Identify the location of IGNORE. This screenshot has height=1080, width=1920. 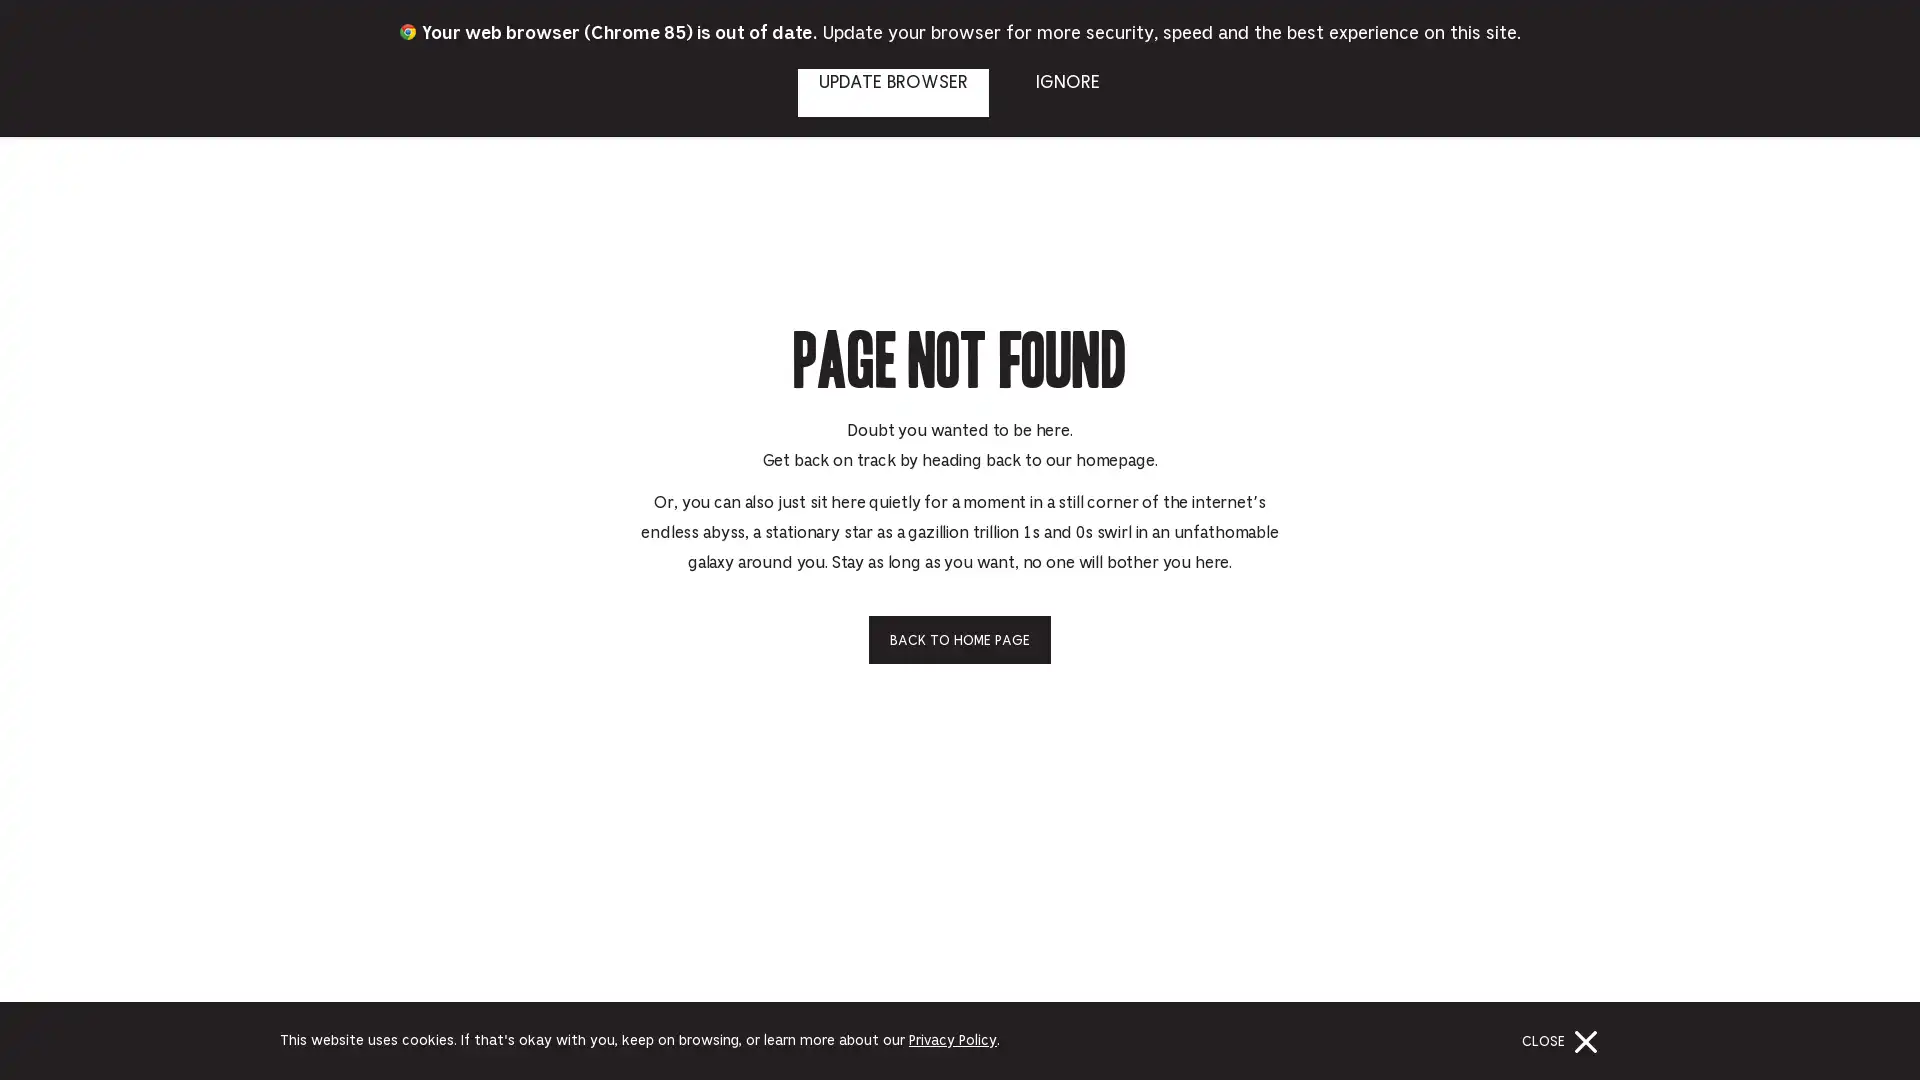
(1066, 92).